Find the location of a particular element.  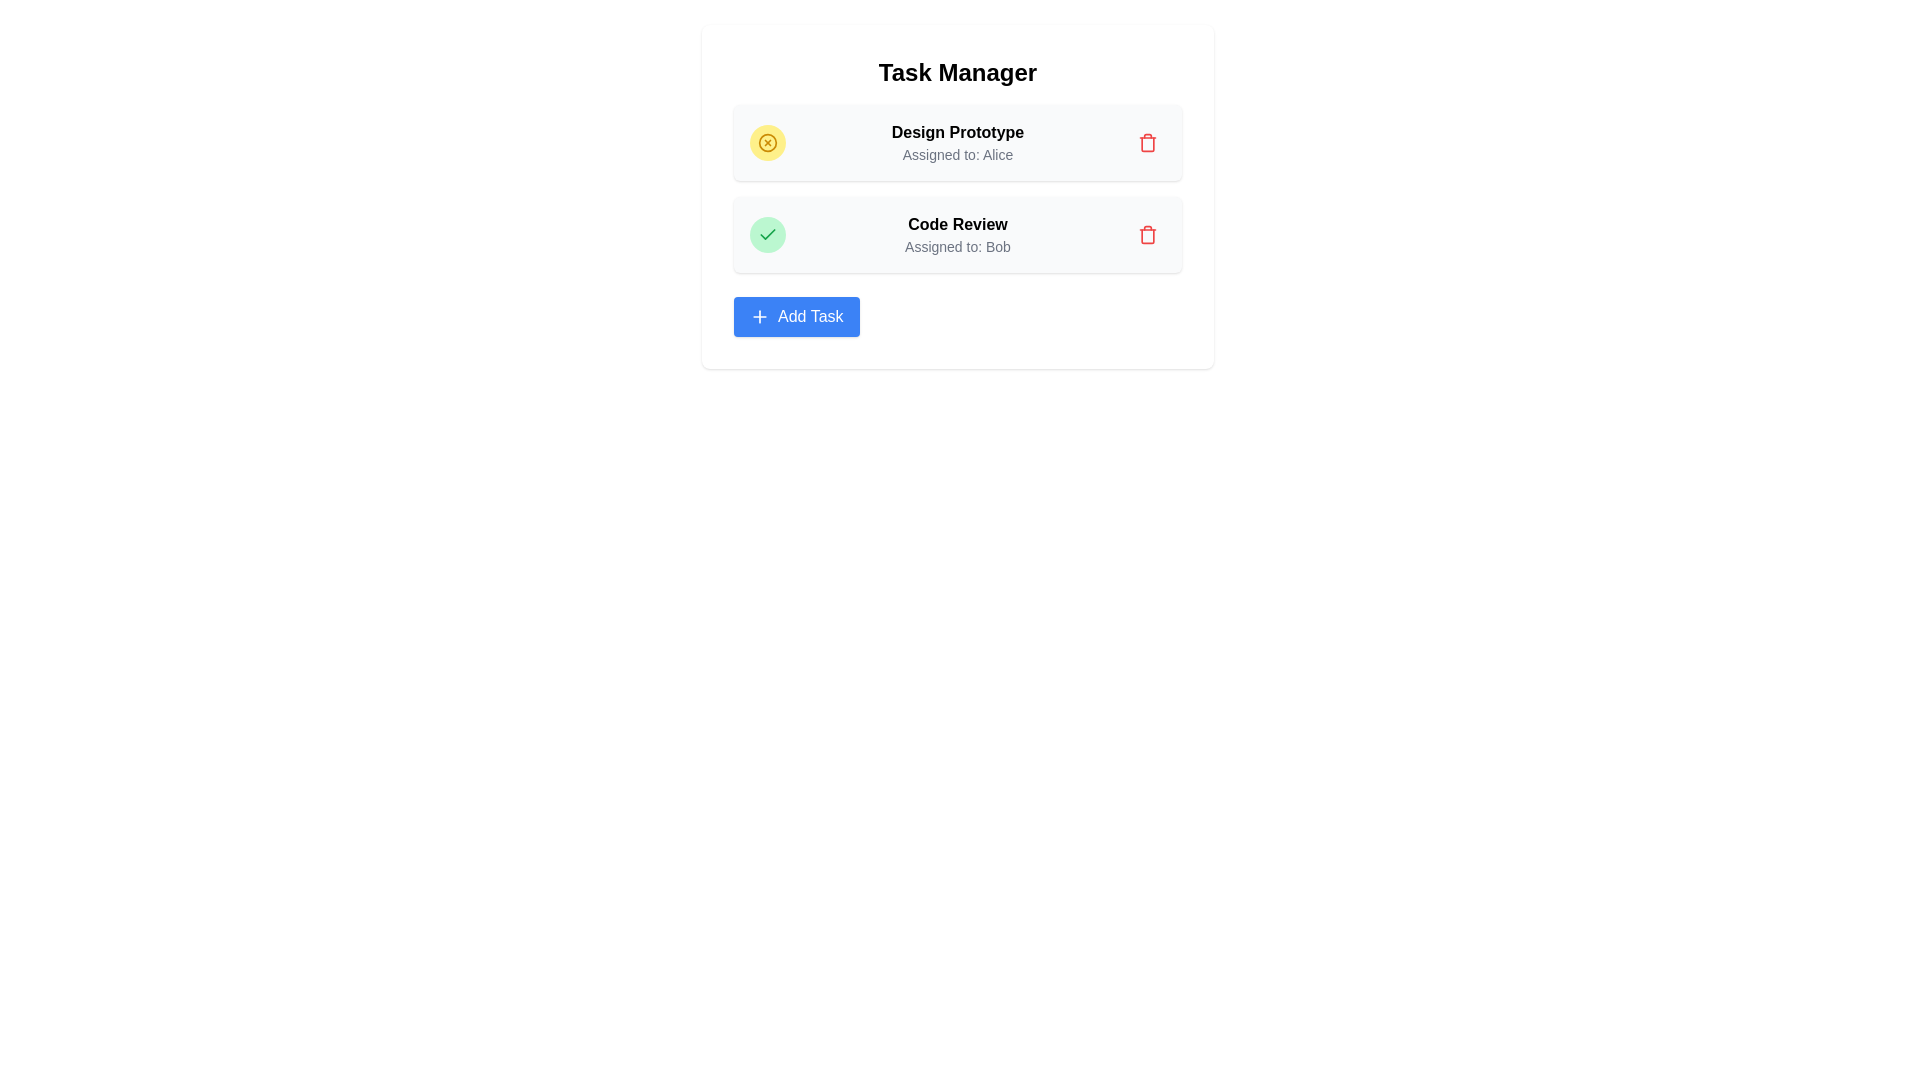

the Status Icon element, which is a circular icon with a yellow background and a red cross, located adjacent to the 'Design Prototype' item in the task list is located at coordinates (767, 141).